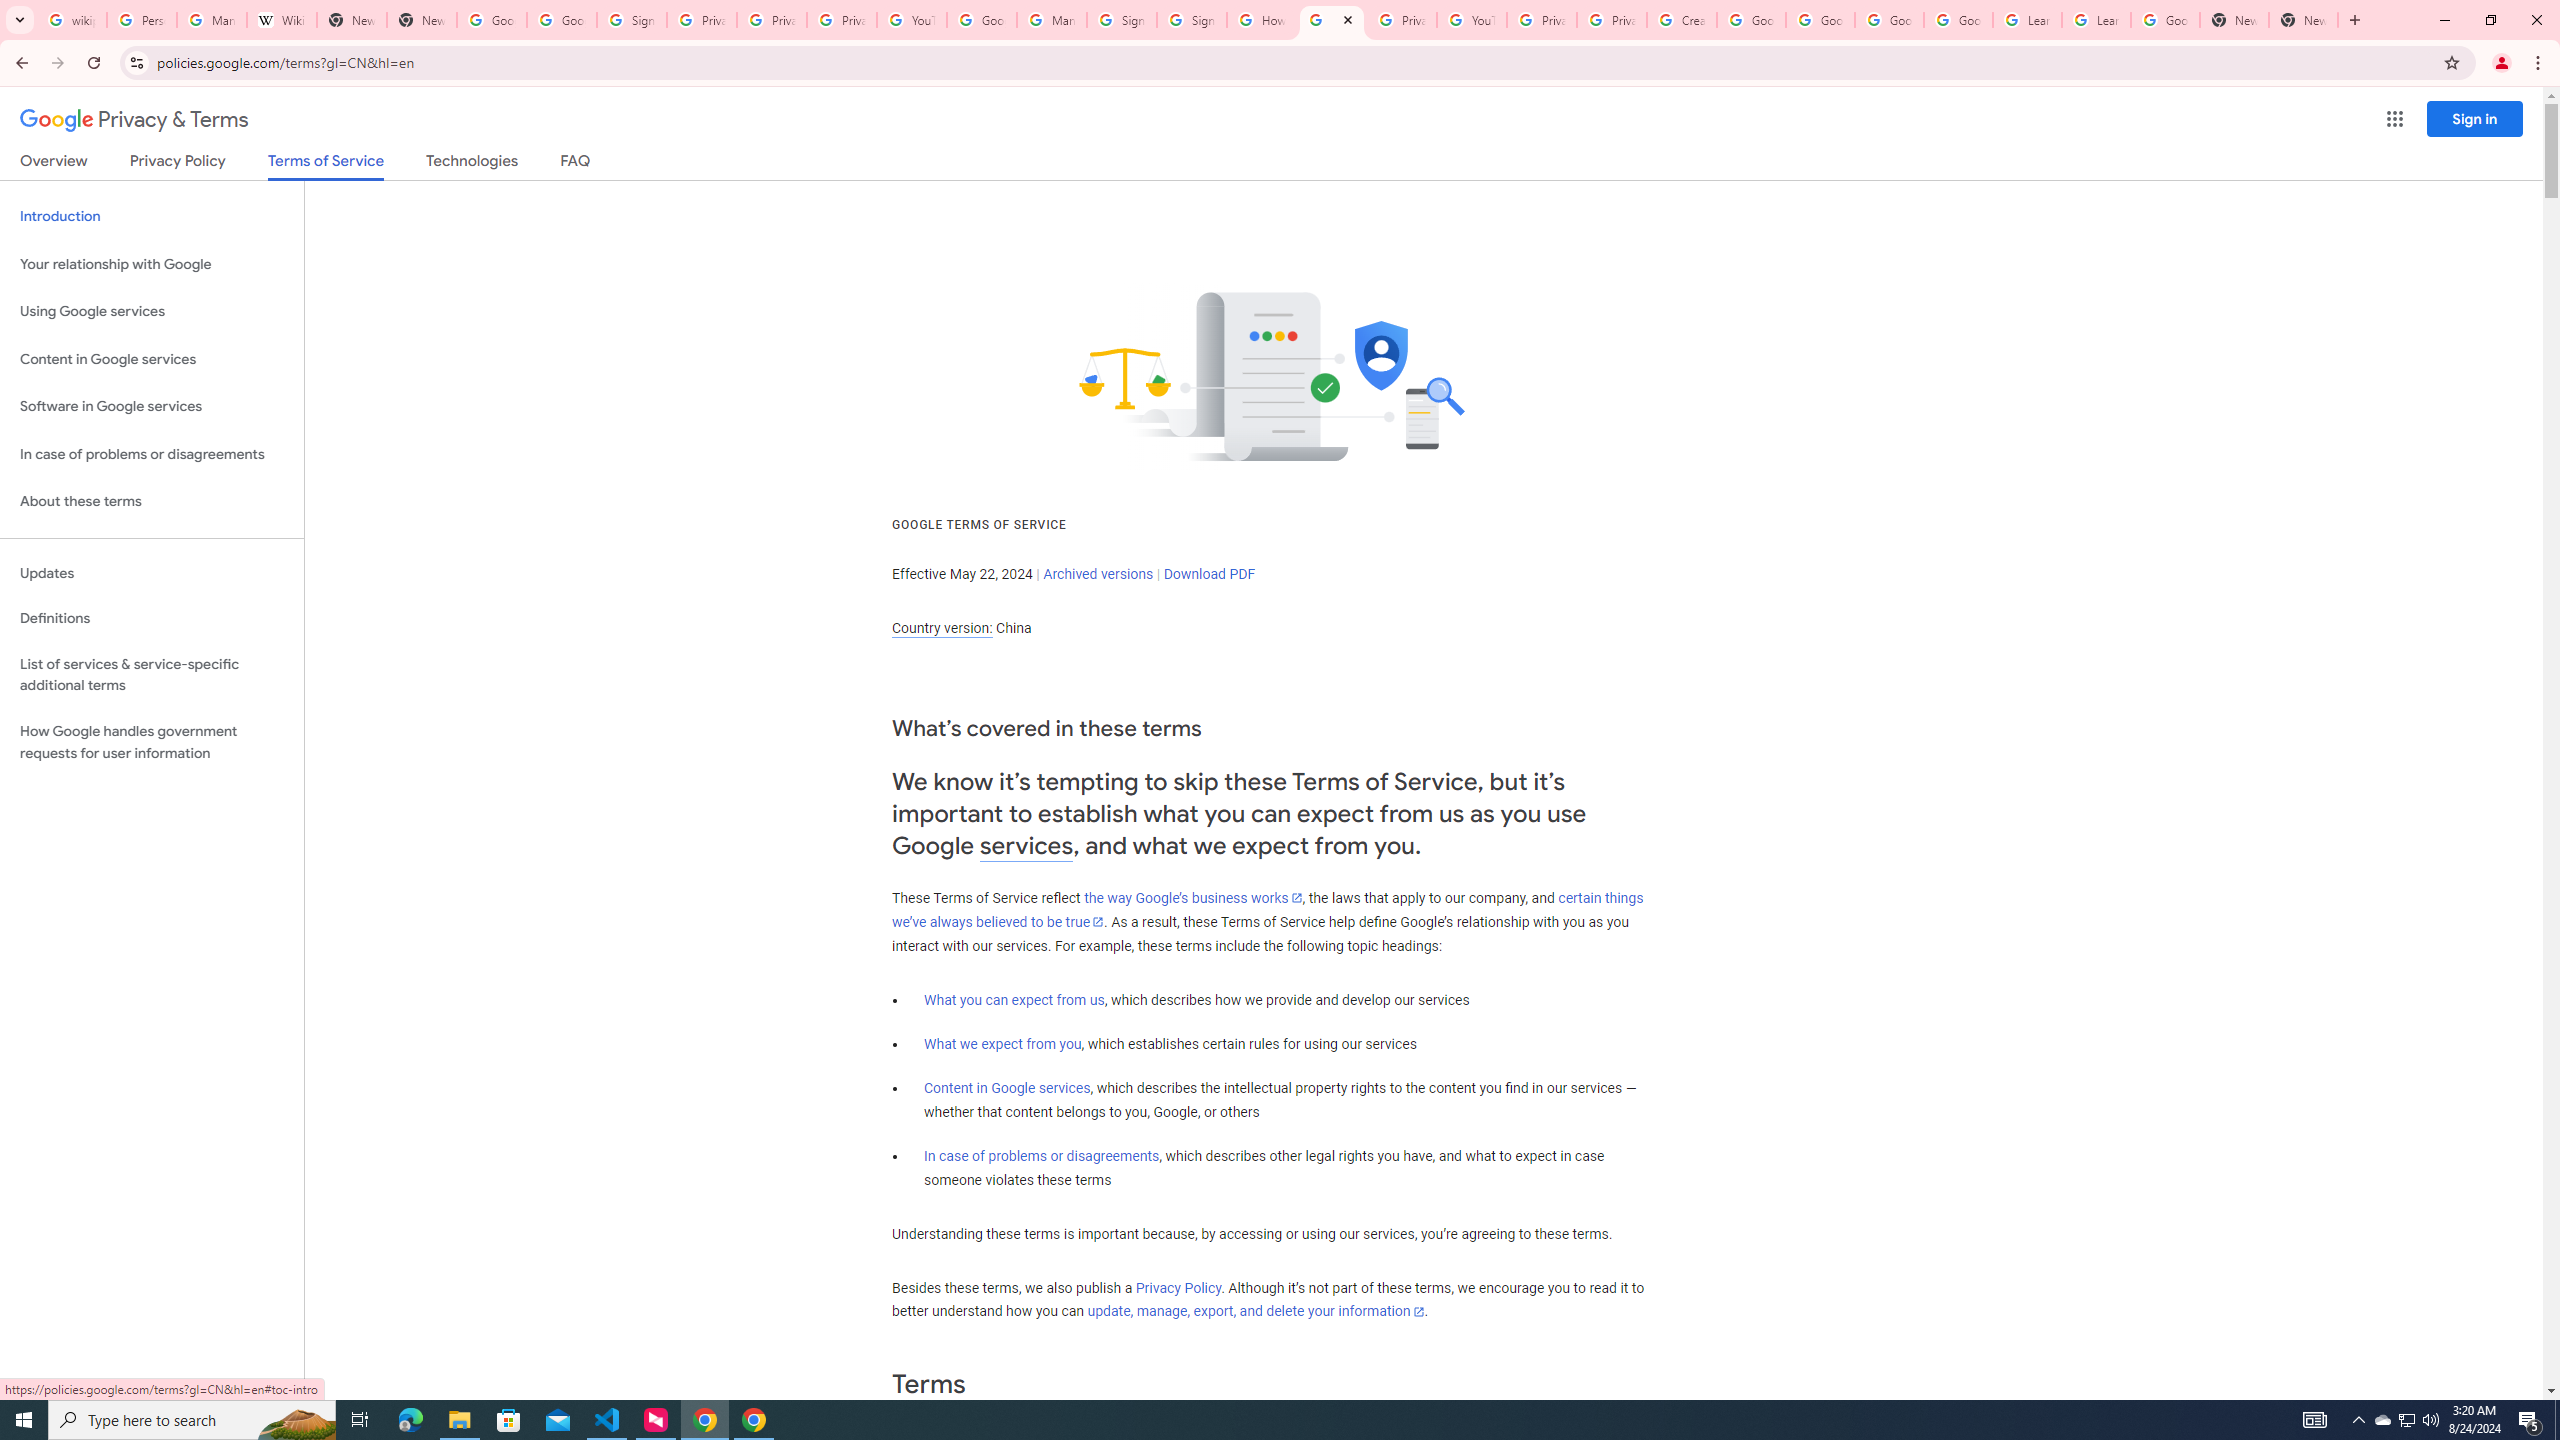 The width and height of the screenshot is (2560, 1440). I want to click on 'New Tab', so click(2303, 19).